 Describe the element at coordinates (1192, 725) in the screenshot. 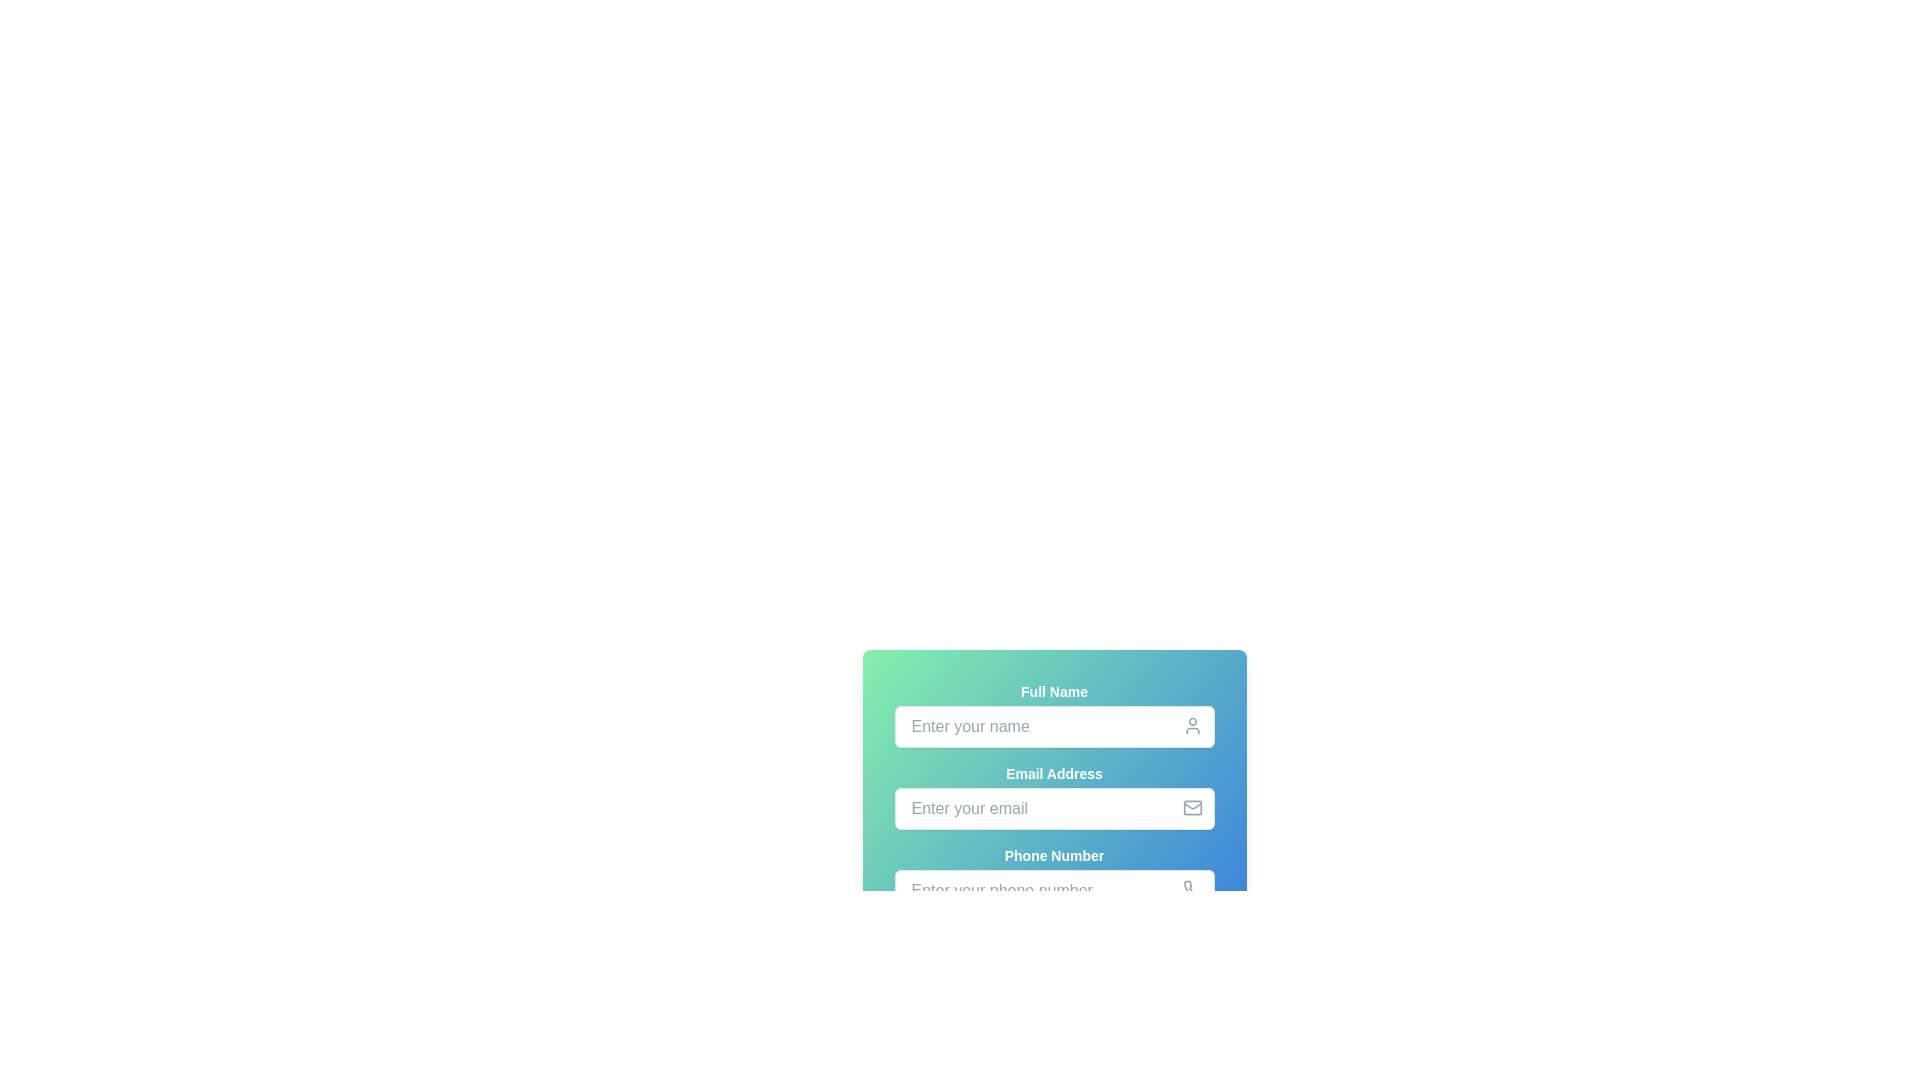

I see `the user silhouette icon located at the far right of the 'Enter your name' text input field` at that location.